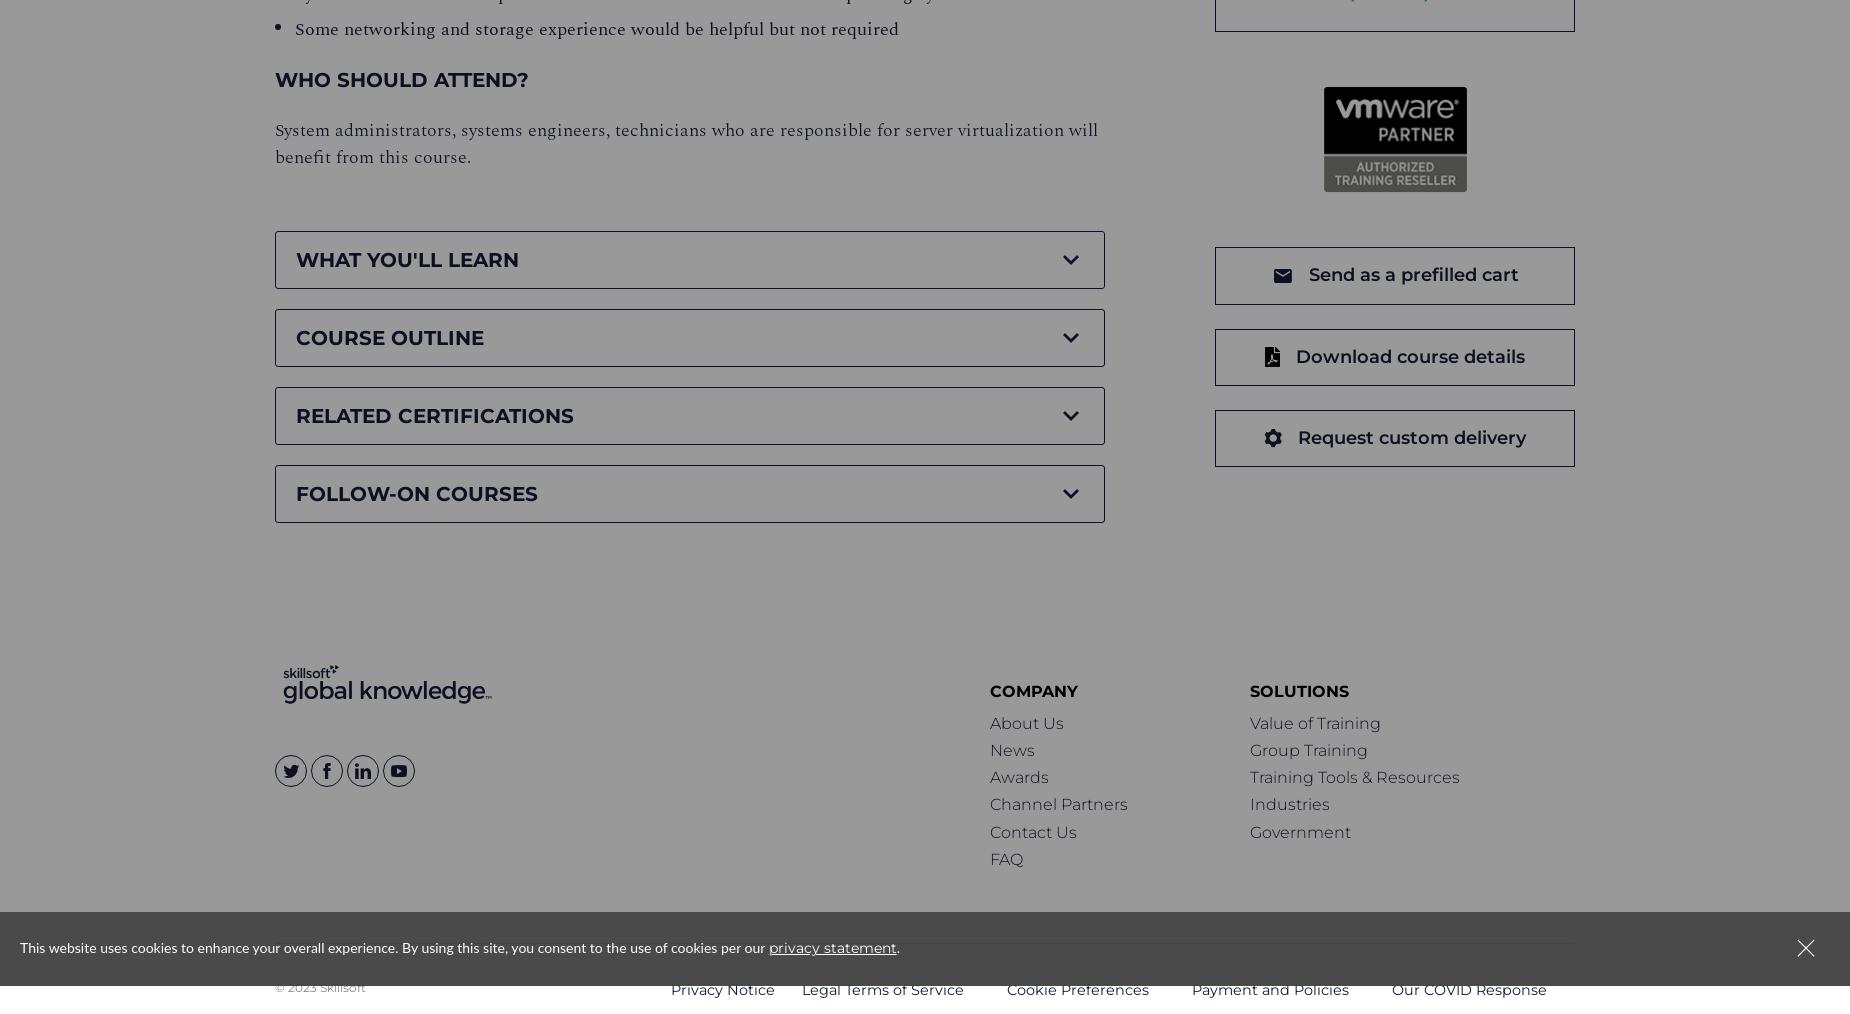 The width and height of the screenshot is (1850, 1014). What do you see at coordinates (1413, 274) in the screenshot?
I see `'Send as a prefilled cart'` at bounding box center [1413, 274].